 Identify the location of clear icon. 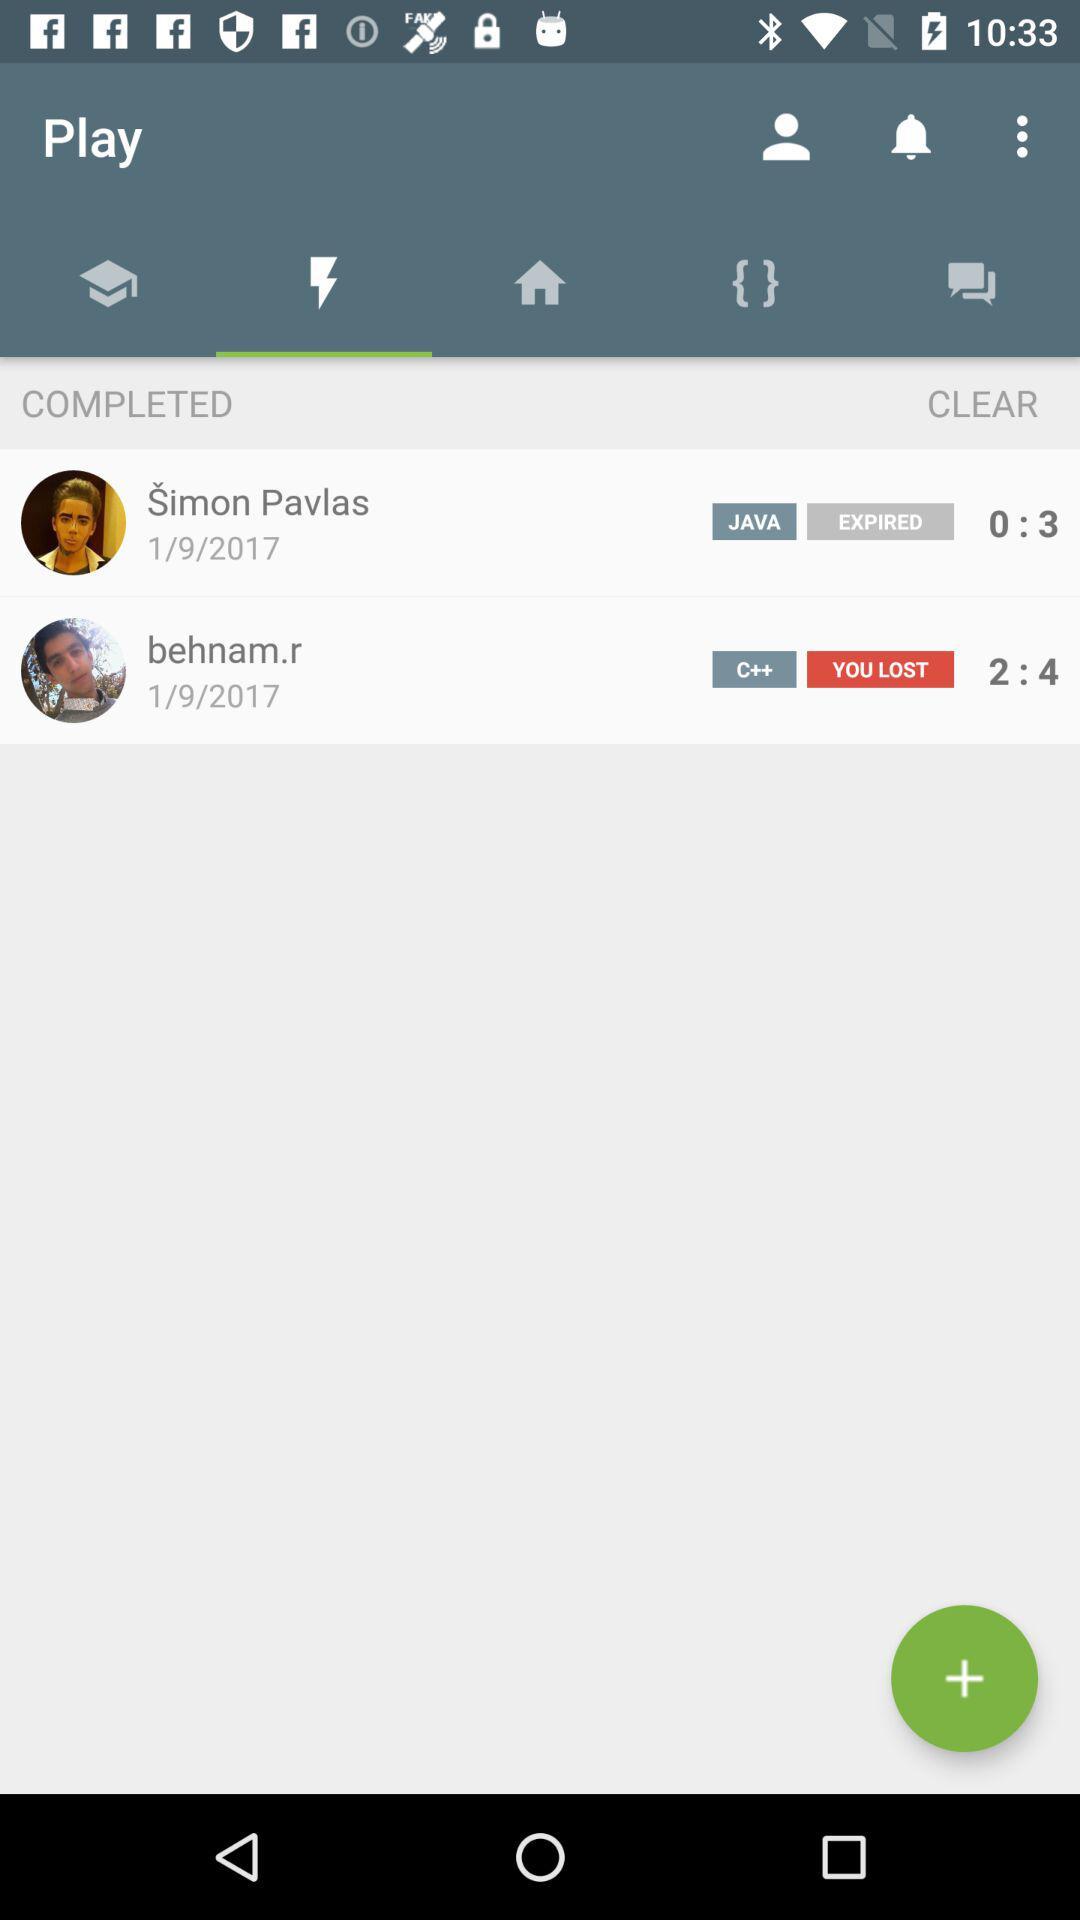
(945, 401).